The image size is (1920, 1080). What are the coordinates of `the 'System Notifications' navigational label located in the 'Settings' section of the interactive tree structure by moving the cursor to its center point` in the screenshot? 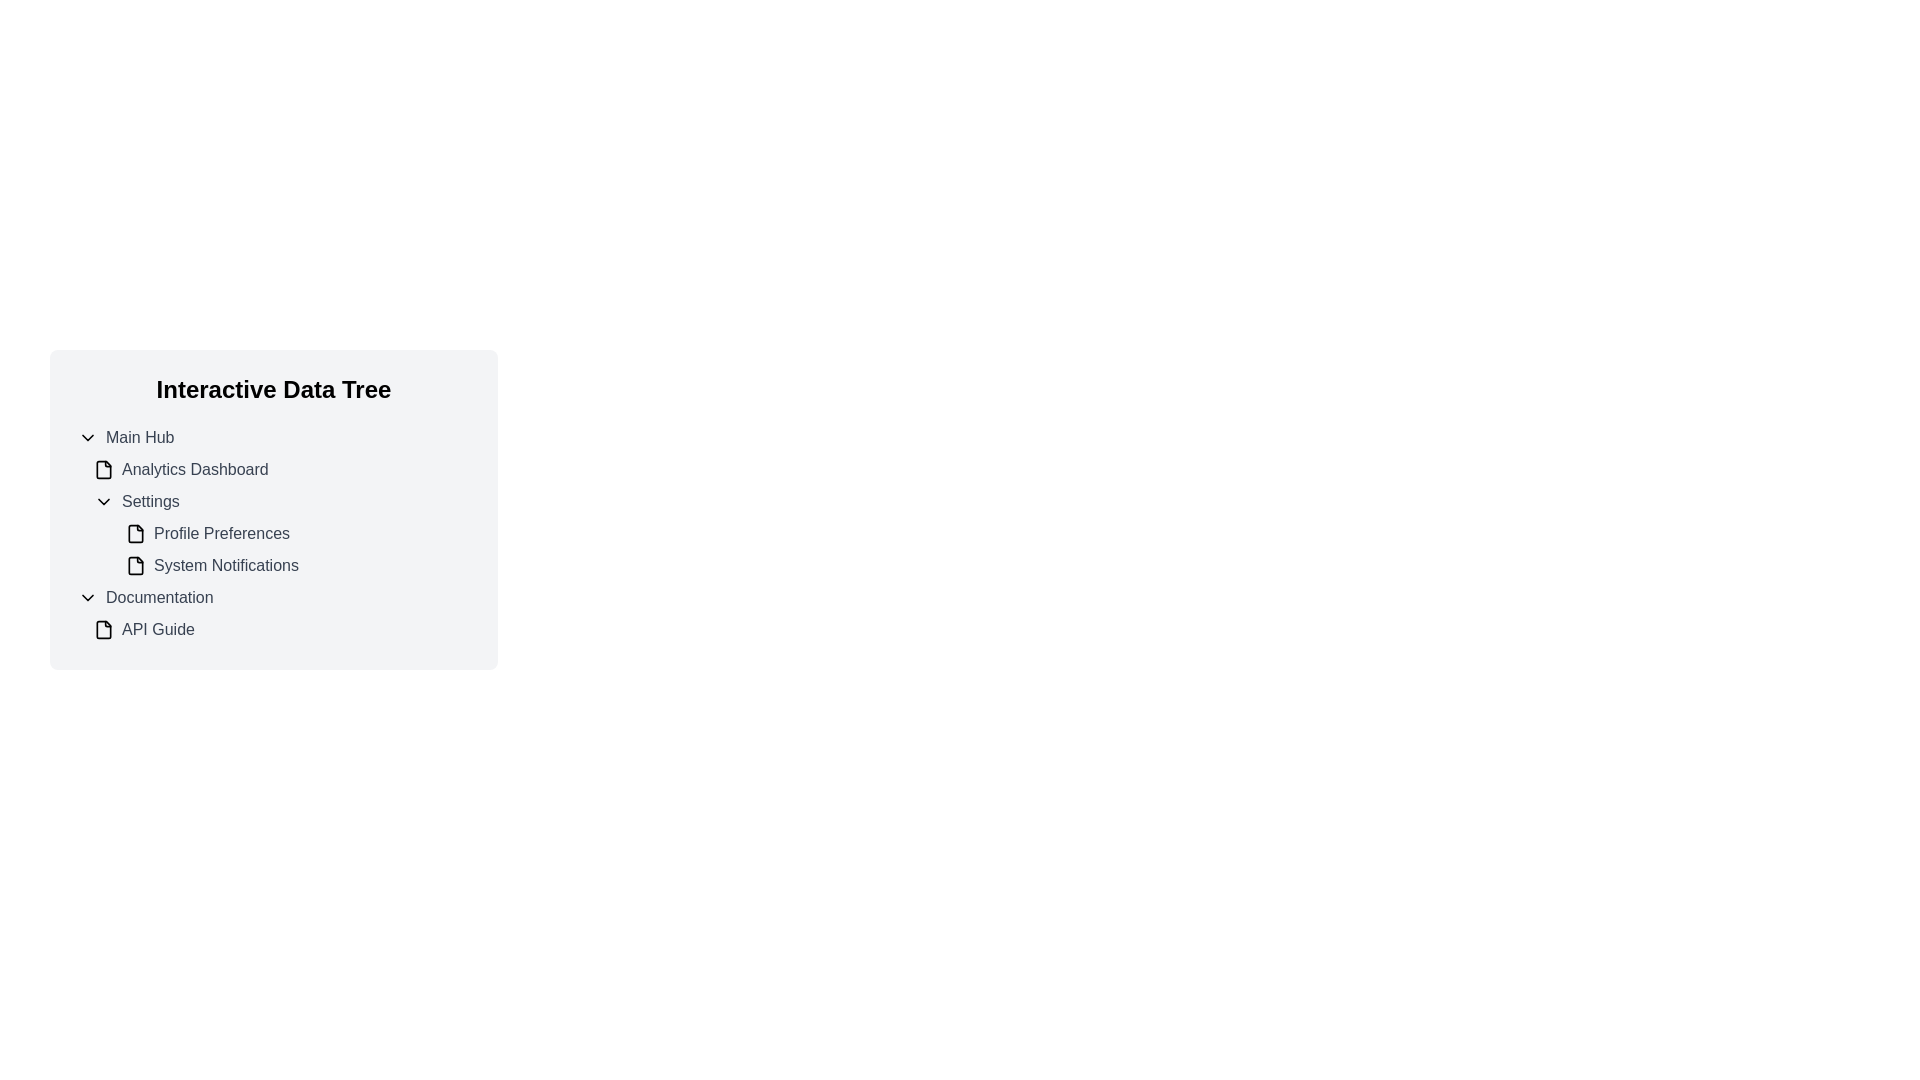 It's located at (296, 566).